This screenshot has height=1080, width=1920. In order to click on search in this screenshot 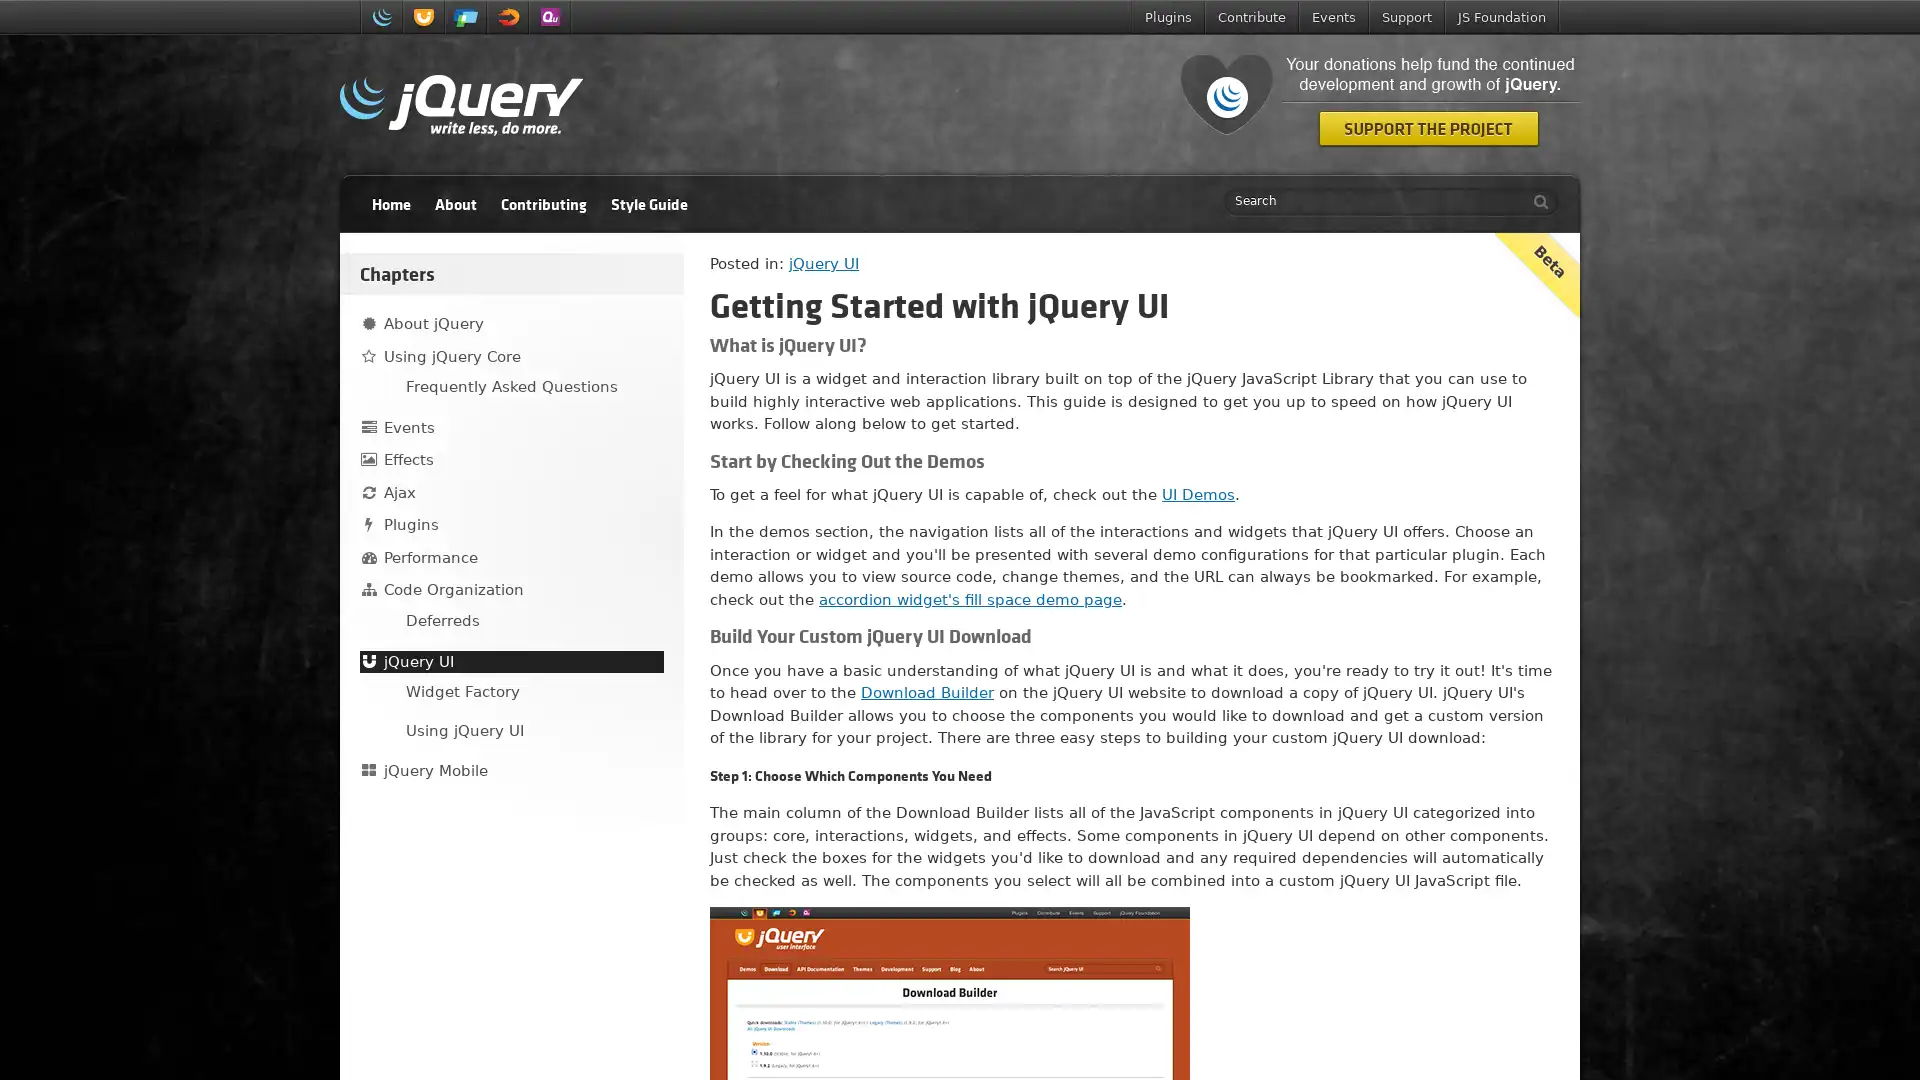, I will do `click(1535, 201)`.